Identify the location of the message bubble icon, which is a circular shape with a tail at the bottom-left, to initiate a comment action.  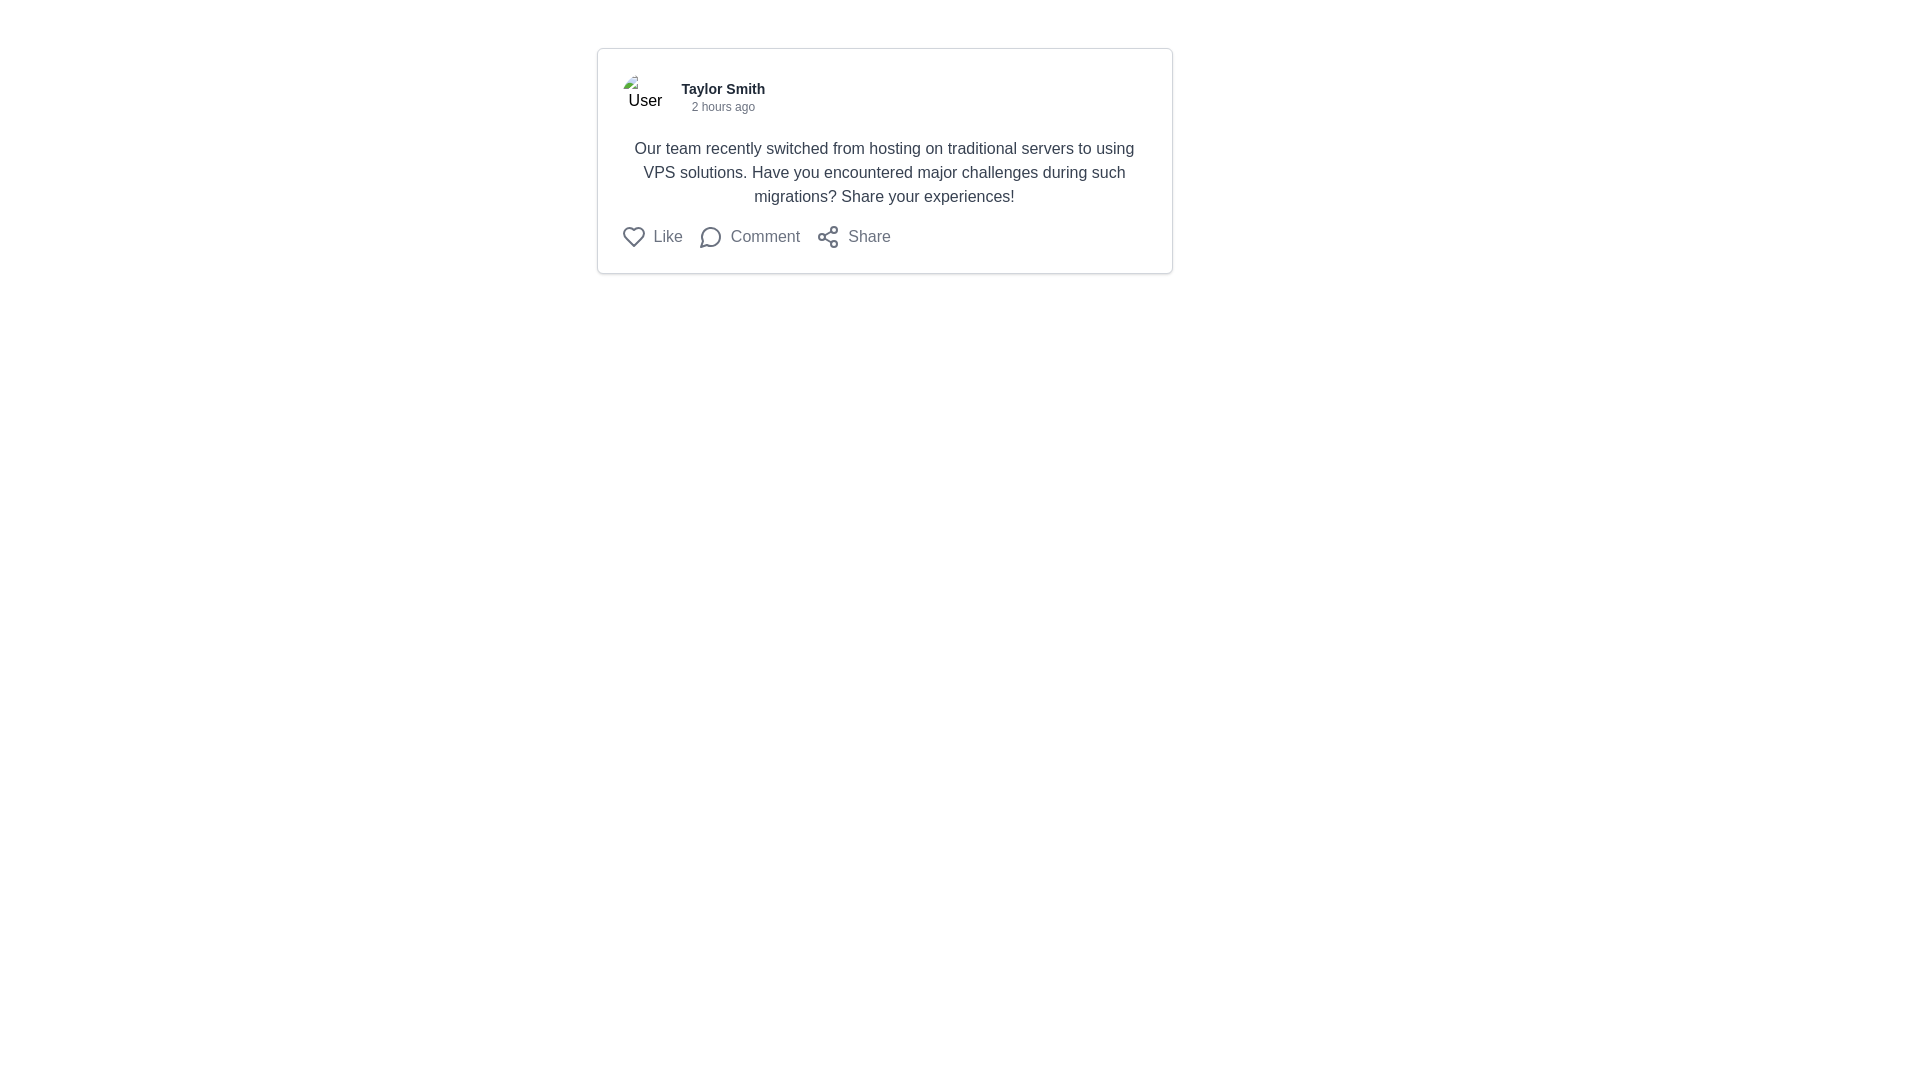
(710, 236).